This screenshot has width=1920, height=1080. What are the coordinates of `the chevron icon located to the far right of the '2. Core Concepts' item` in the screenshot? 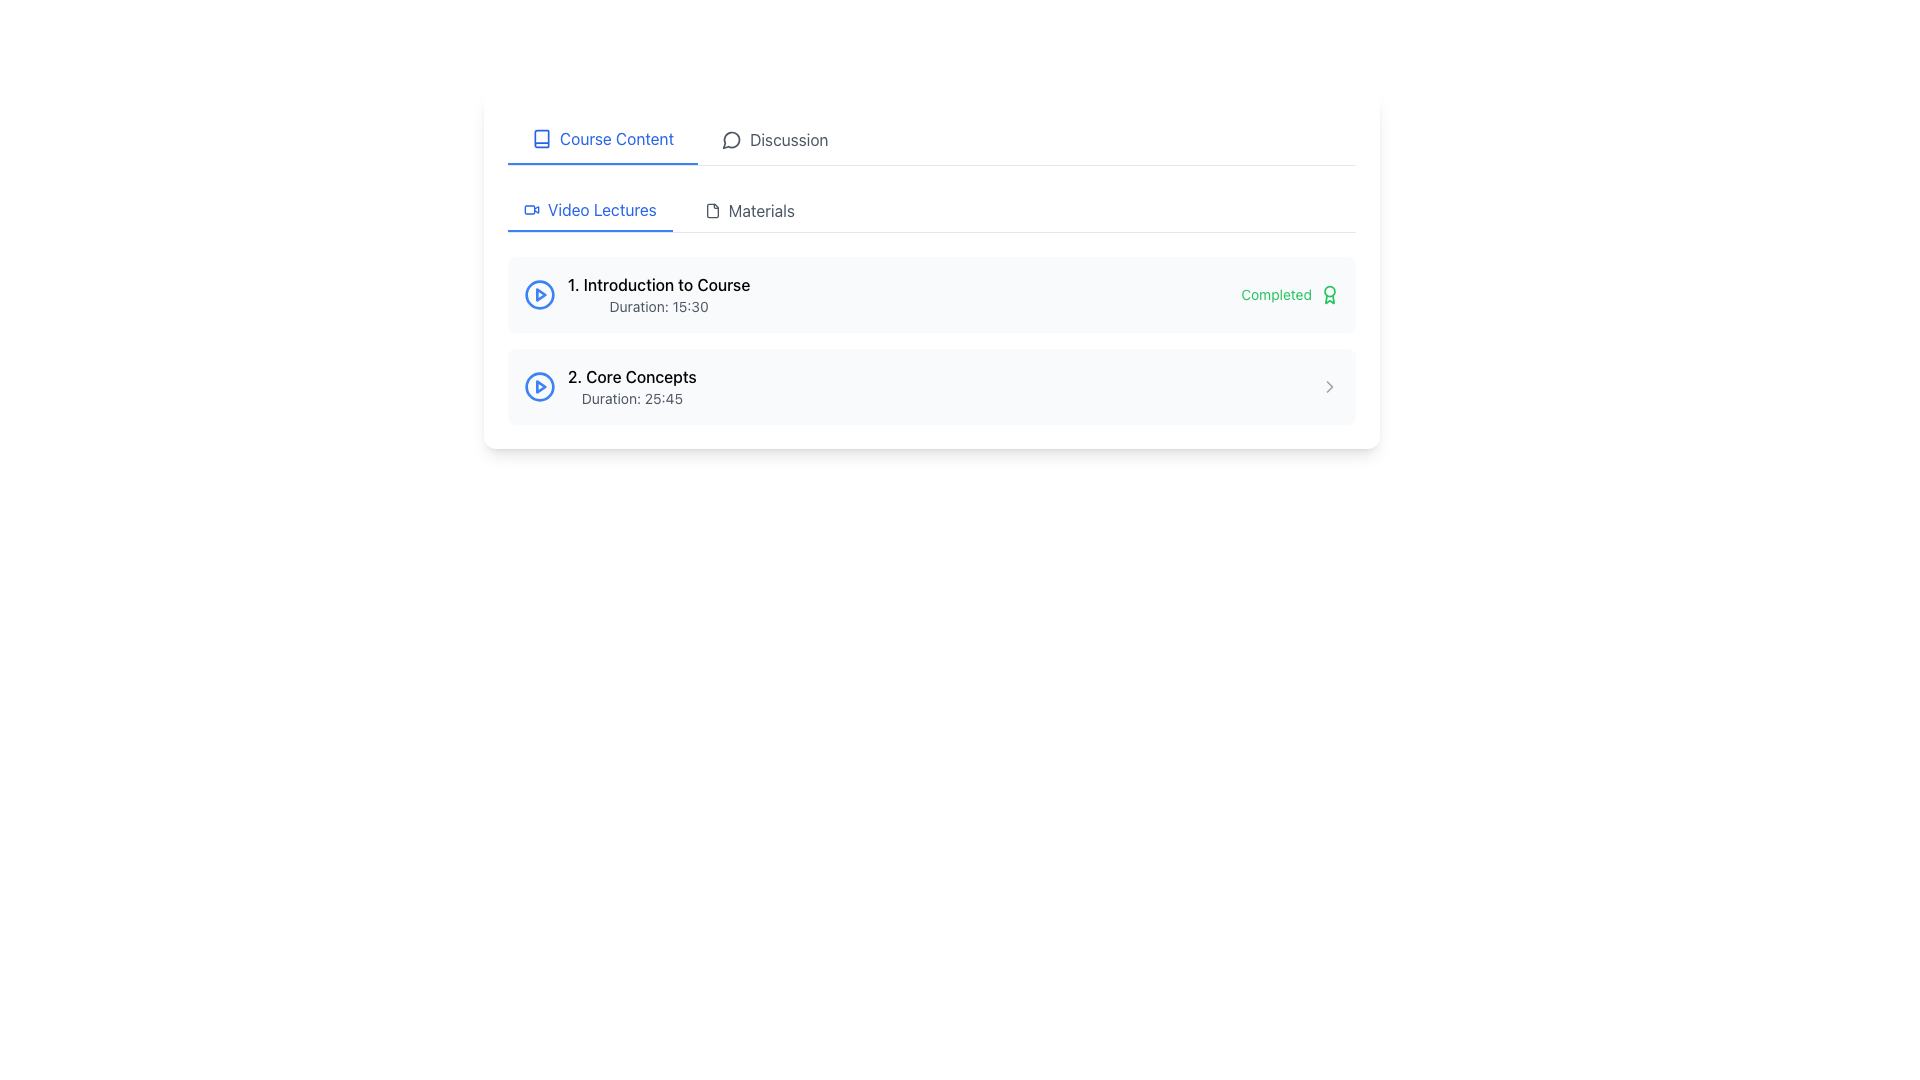 It's located at (1329, 386).